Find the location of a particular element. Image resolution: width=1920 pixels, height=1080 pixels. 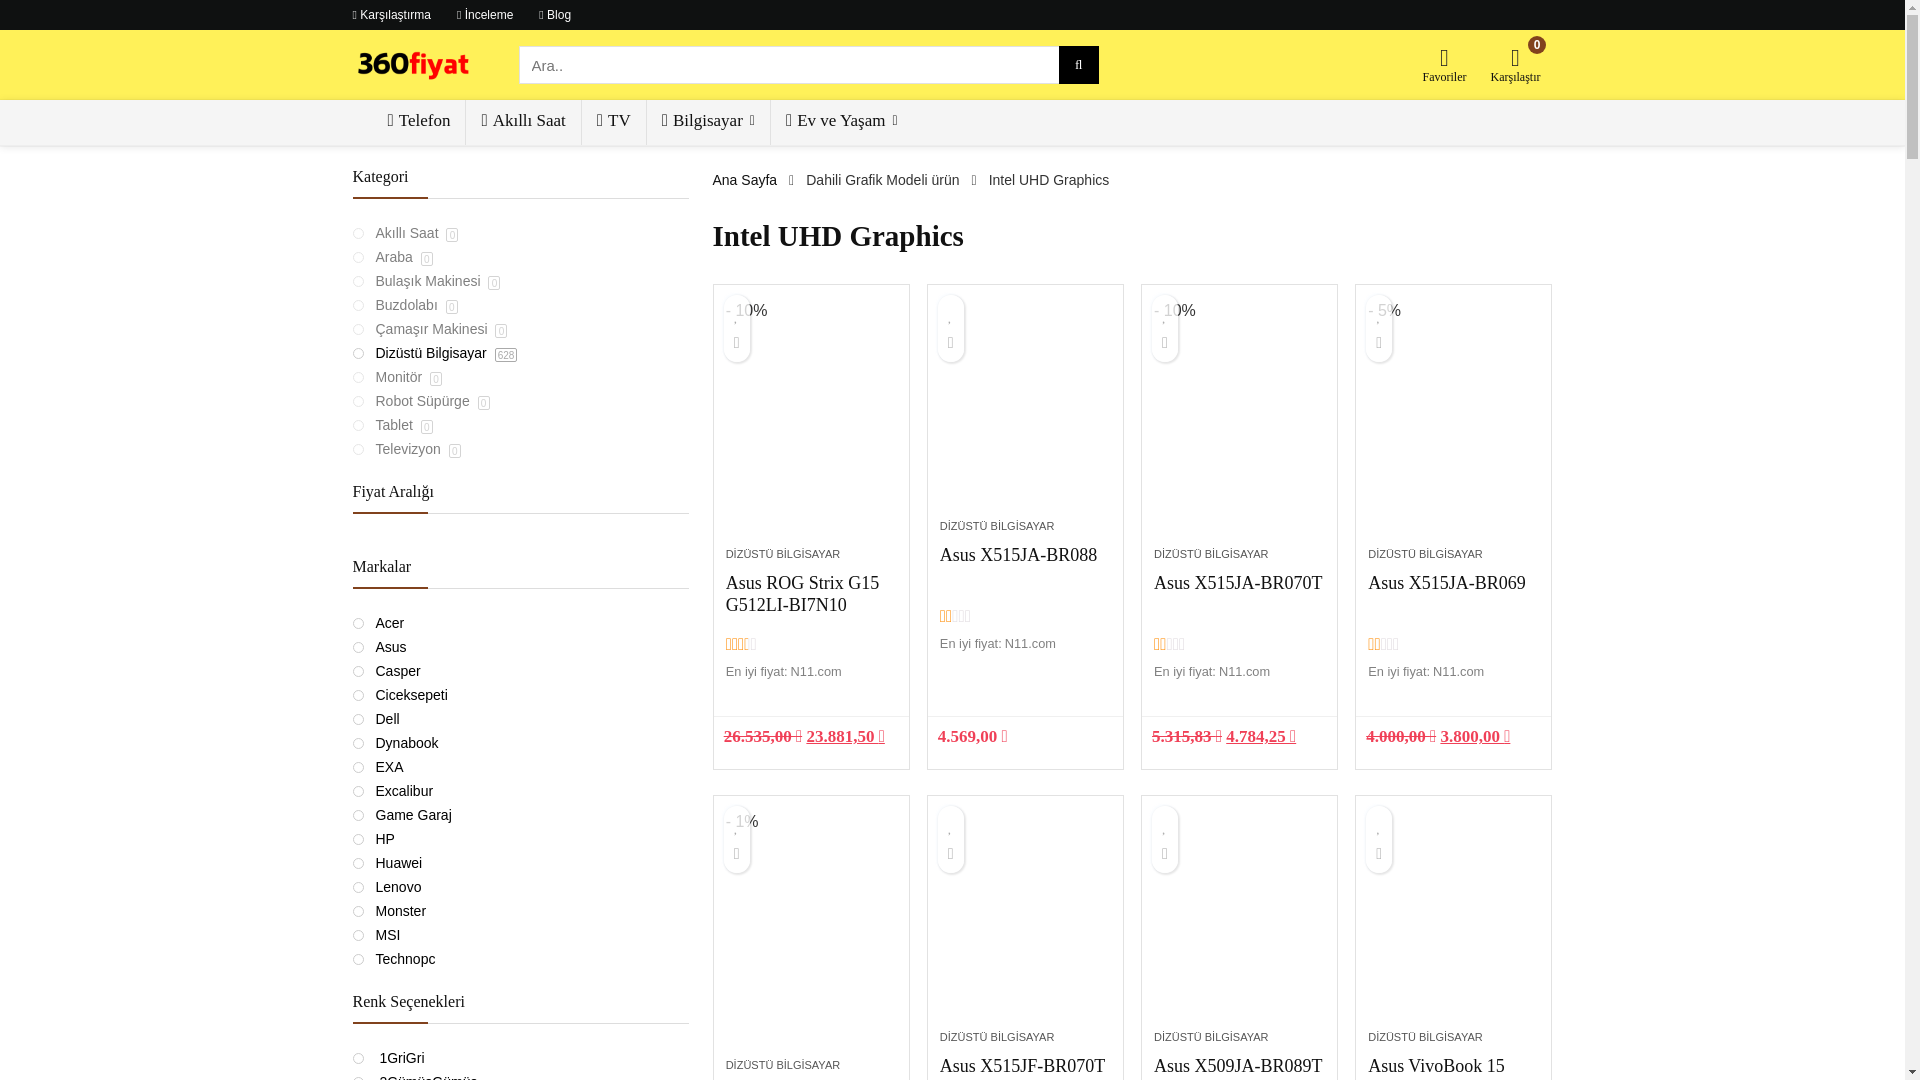

'Asus X515JF-BR070T' is located at coordinates (1022, 1064).